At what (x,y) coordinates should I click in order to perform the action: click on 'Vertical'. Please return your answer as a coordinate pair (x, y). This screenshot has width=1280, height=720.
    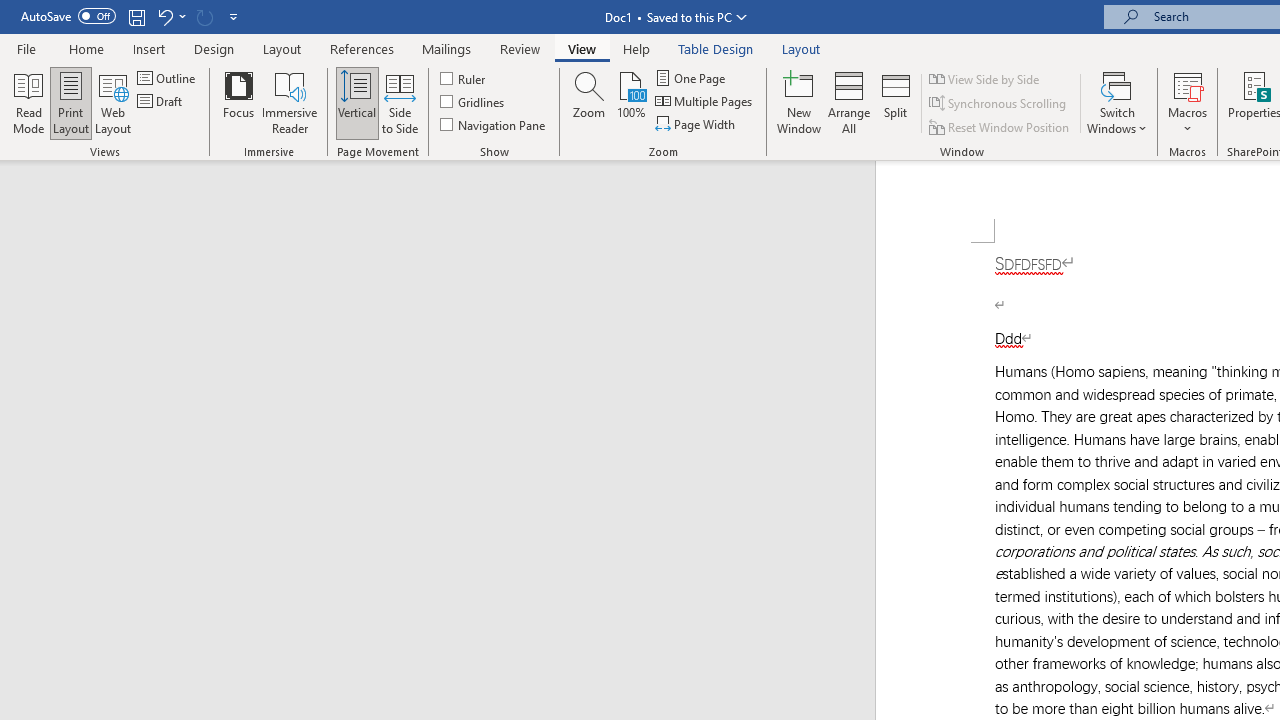
    Looking at the image, I should click on (357, 103).